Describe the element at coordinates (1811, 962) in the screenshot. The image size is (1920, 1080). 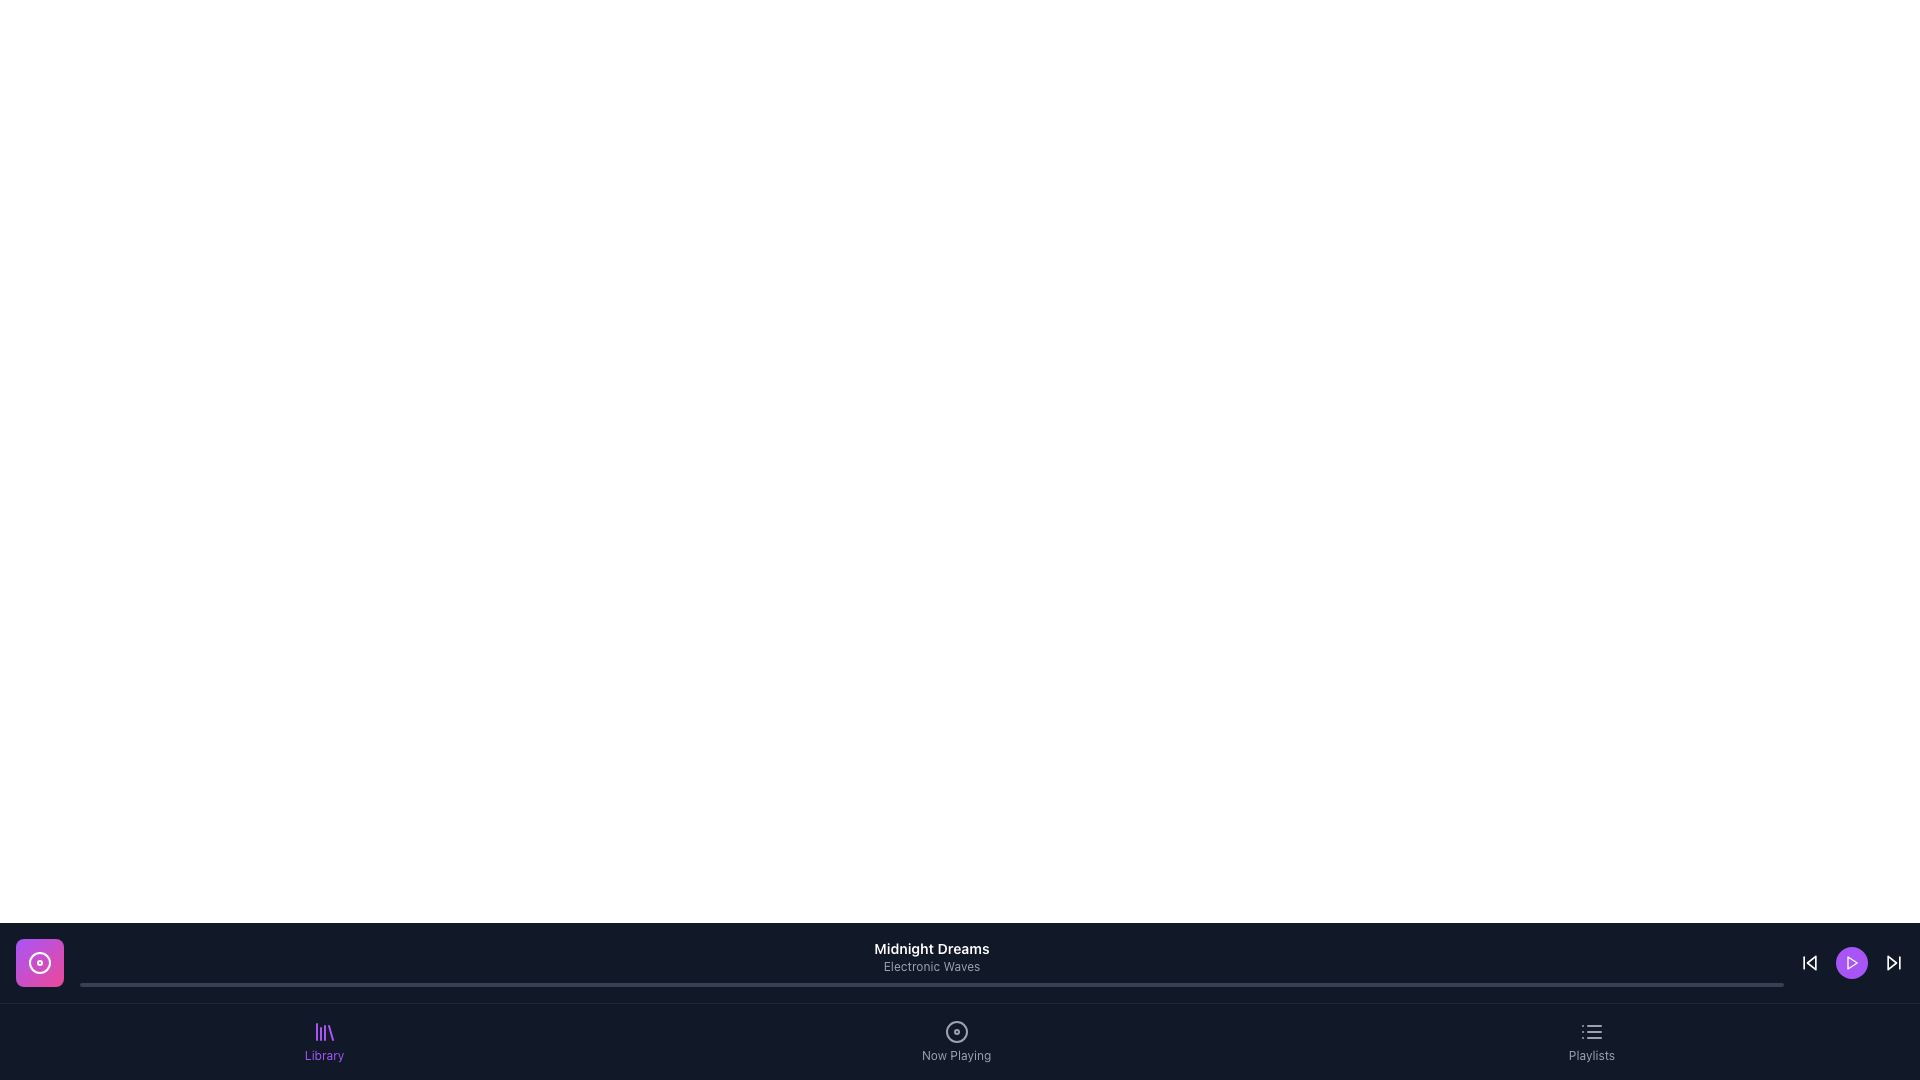
I see `the triangular-style skip-back icon located in the bottom-right section of the interface` at that location.